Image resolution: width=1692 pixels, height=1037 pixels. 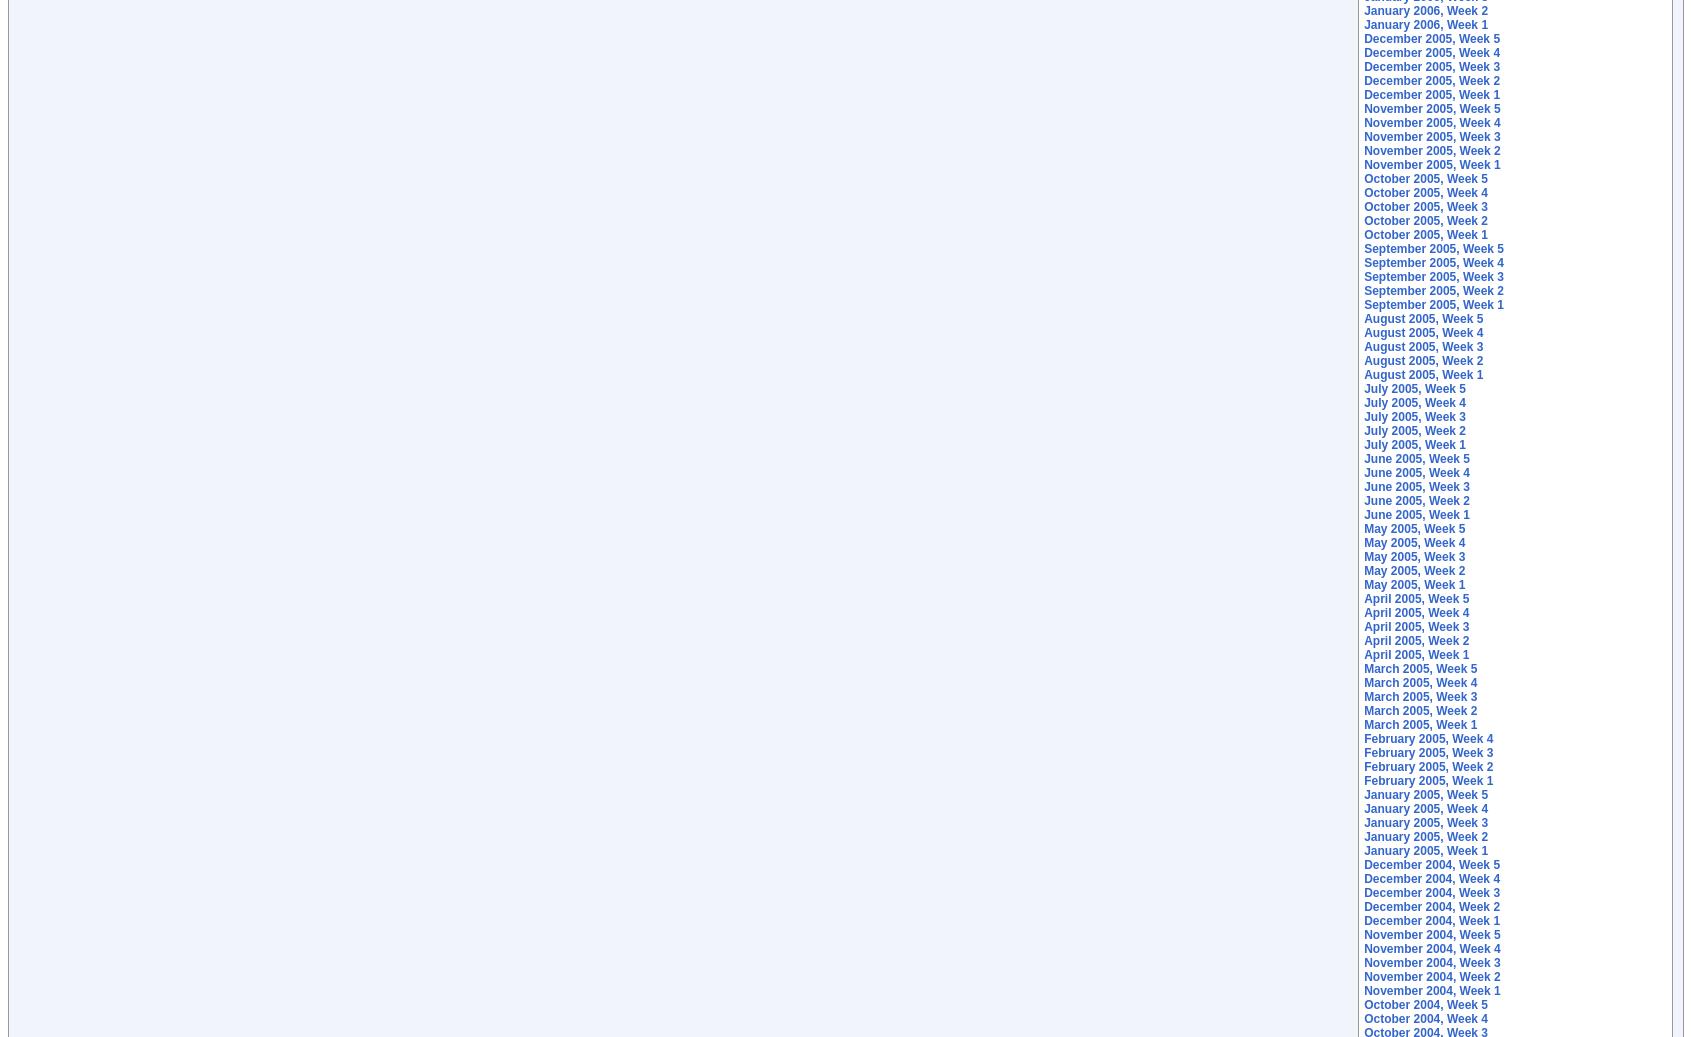 I want to click on 'February 2005, Week 1', so click(x=1427, y=780).